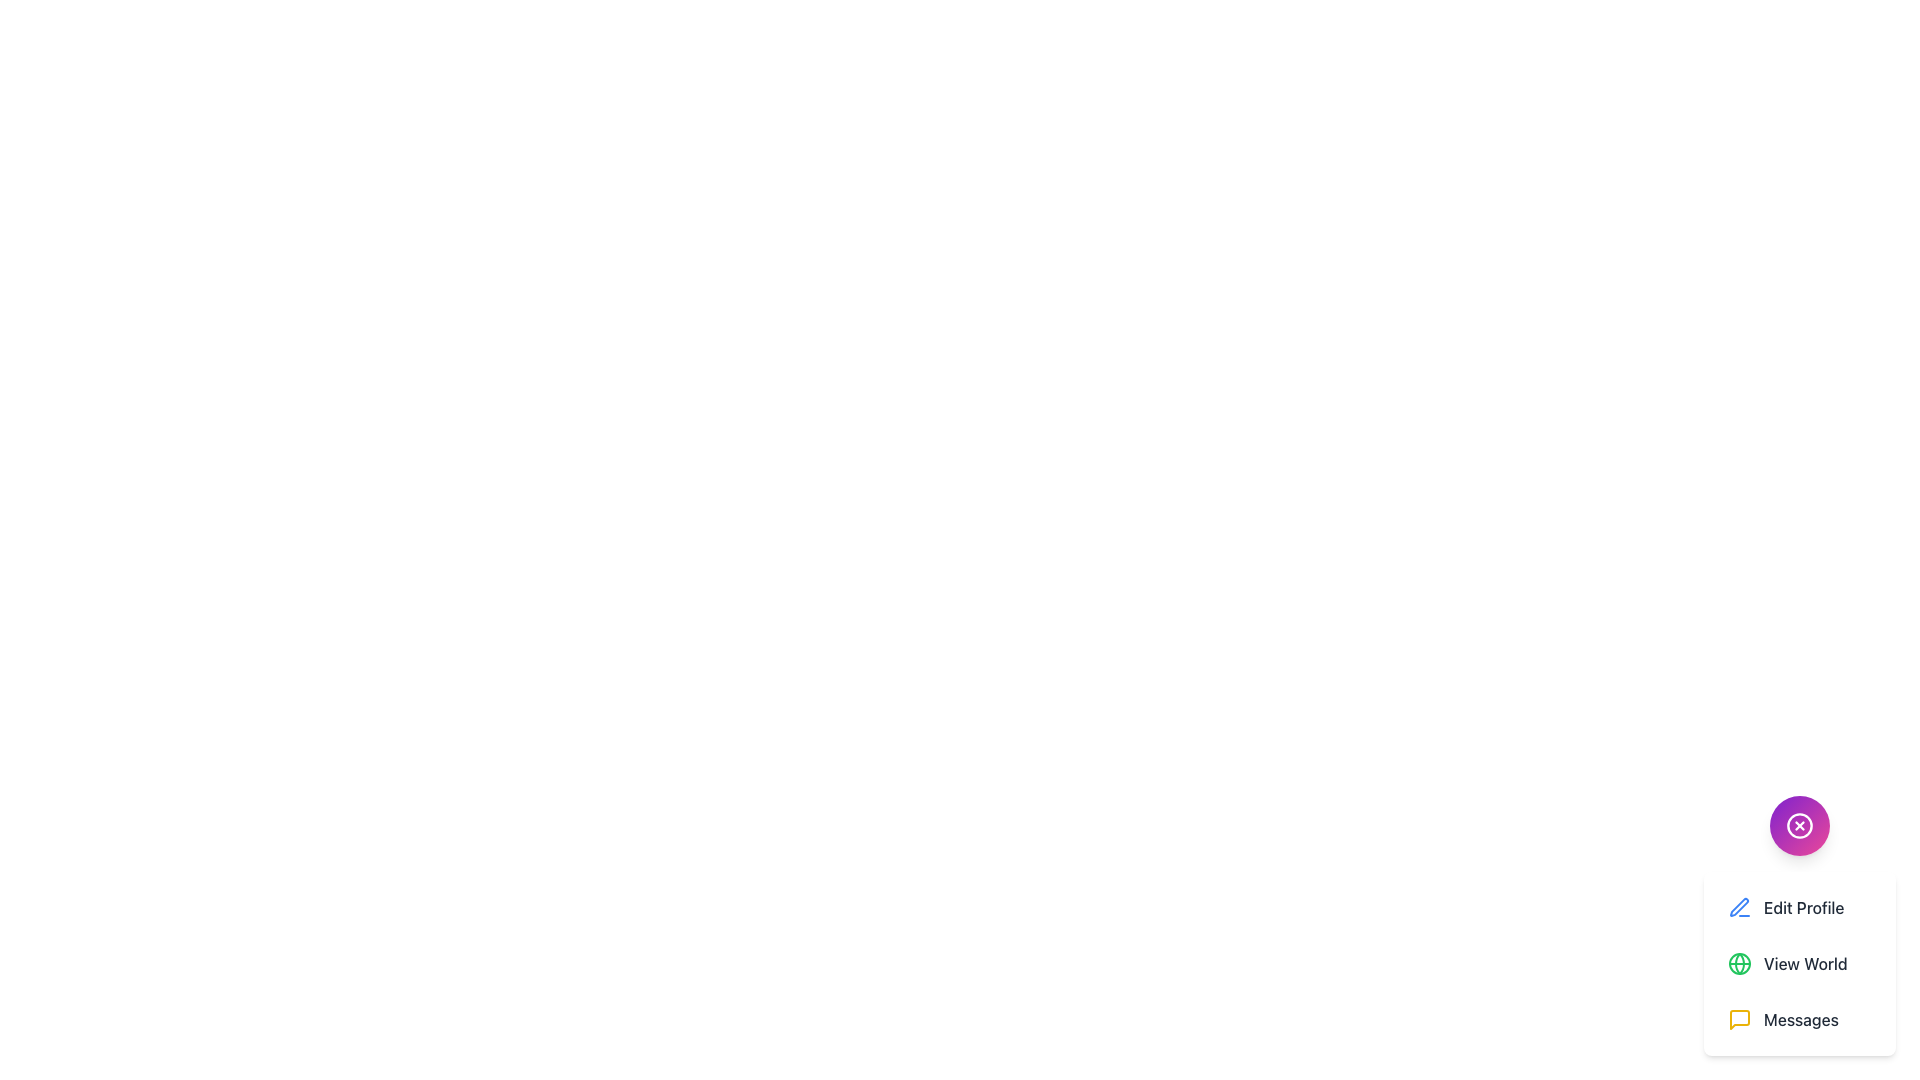  Describe the element at coordinates (1800, 963) in the screenshot. I see `the 'View World' button, which is the second item in a vertical list of buttons` at that location.